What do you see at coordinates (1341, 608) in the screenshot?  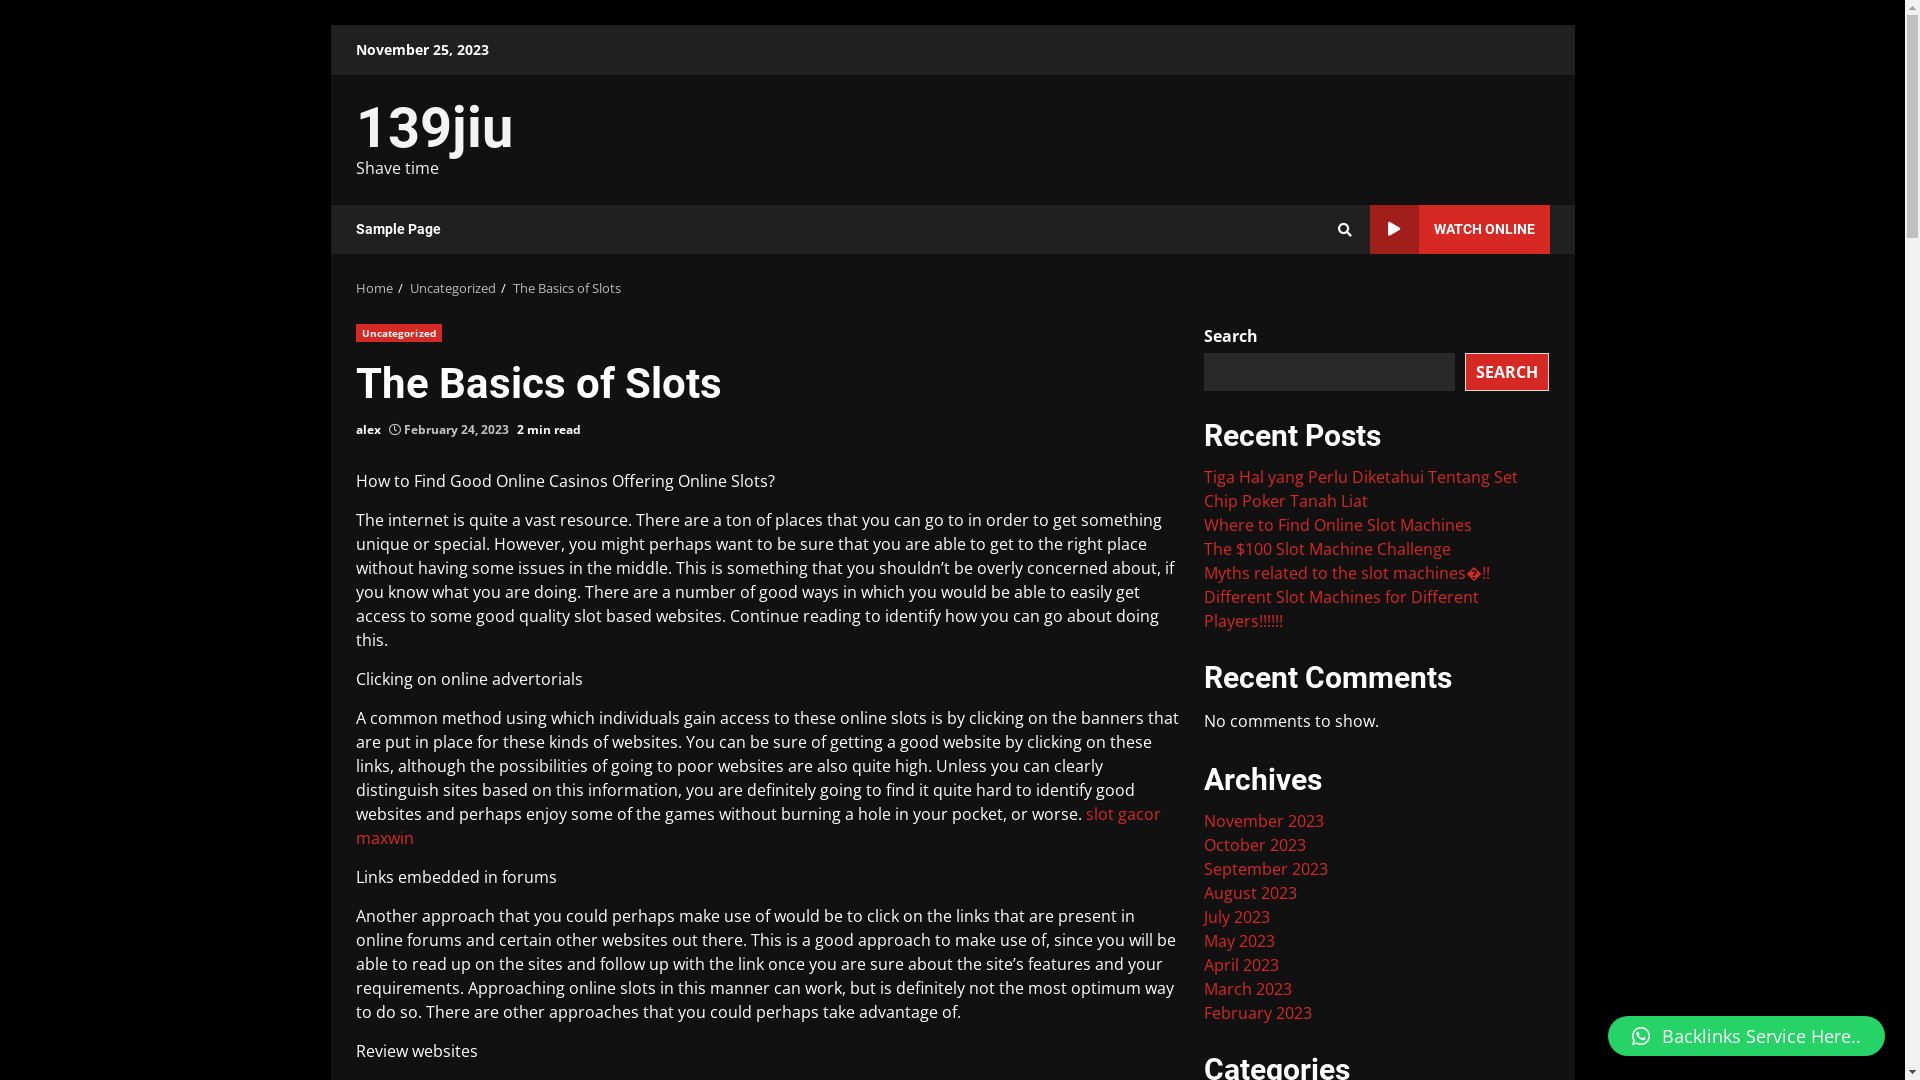 I see `'Different Slot Machines for Different Players!!!!!!'` at bounding box center [1341, 608].